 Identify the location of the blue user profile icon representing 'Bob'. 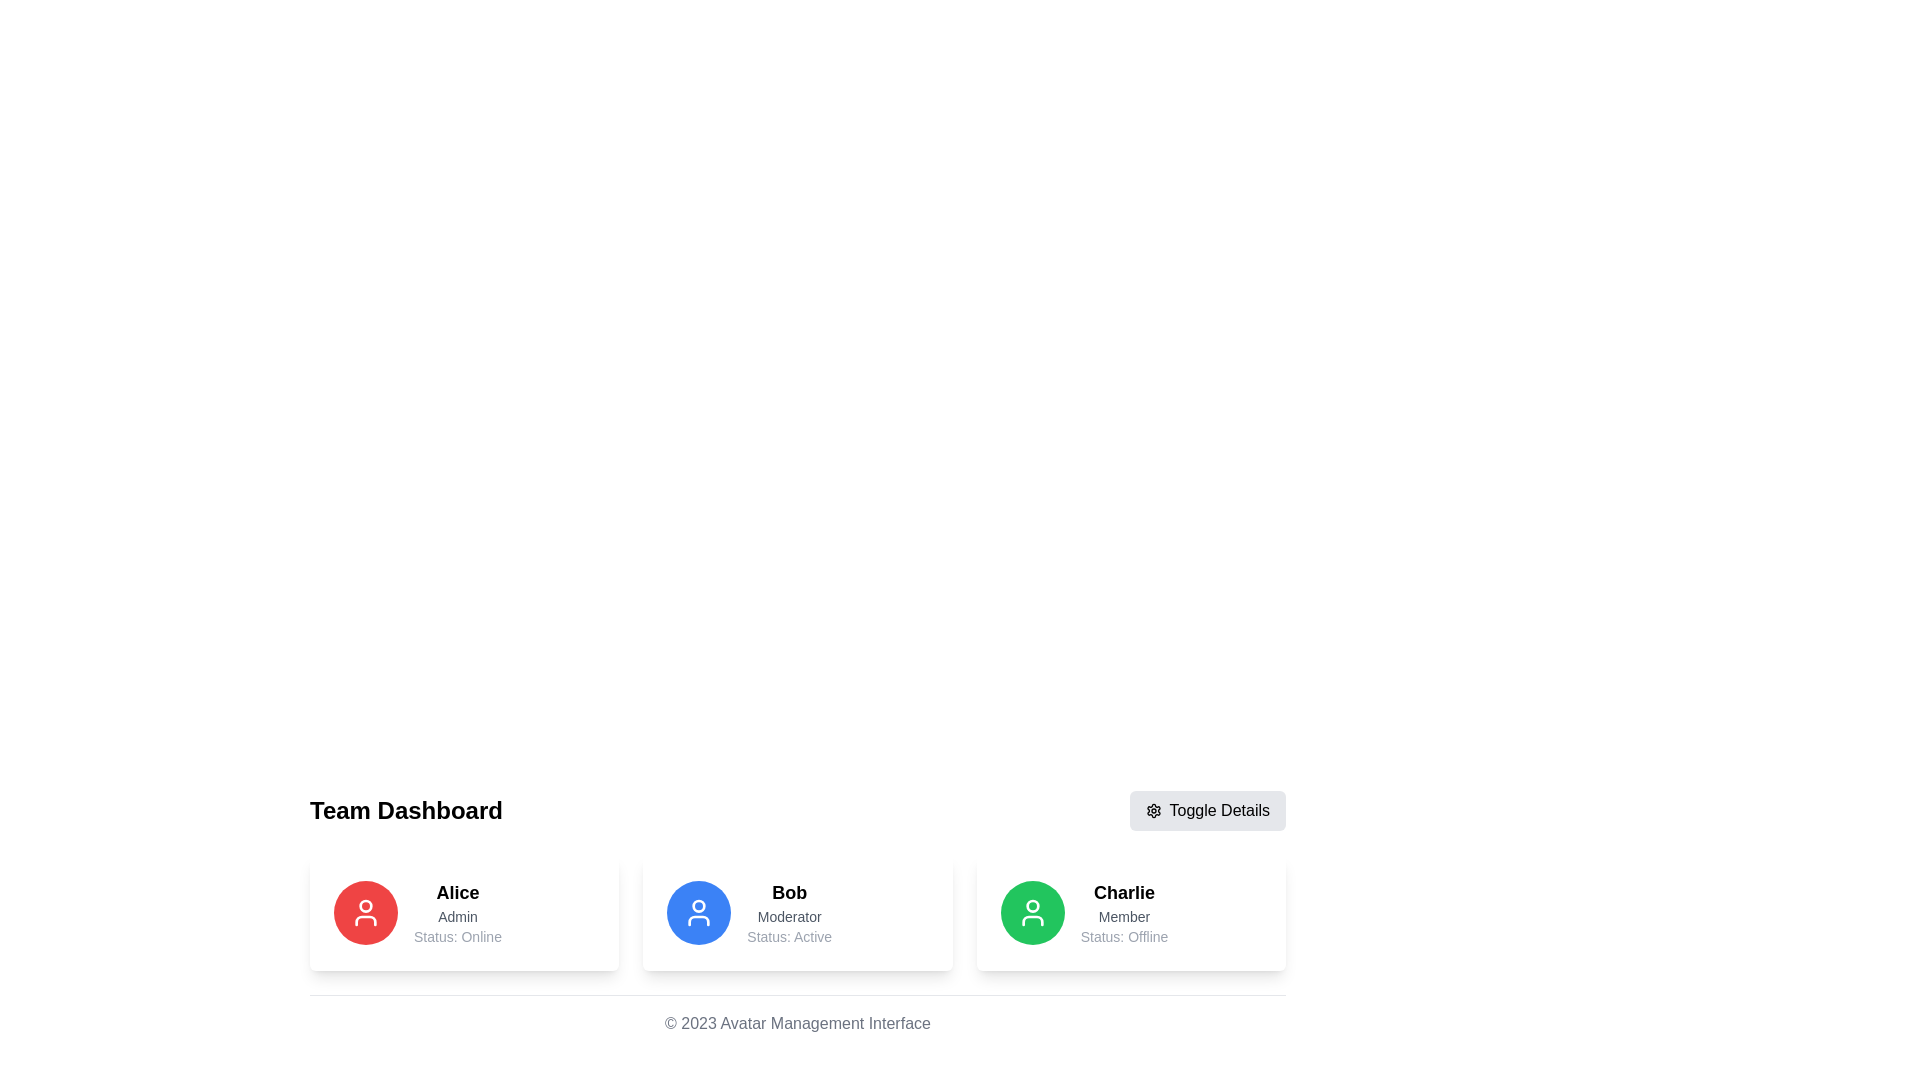
(699, 906).